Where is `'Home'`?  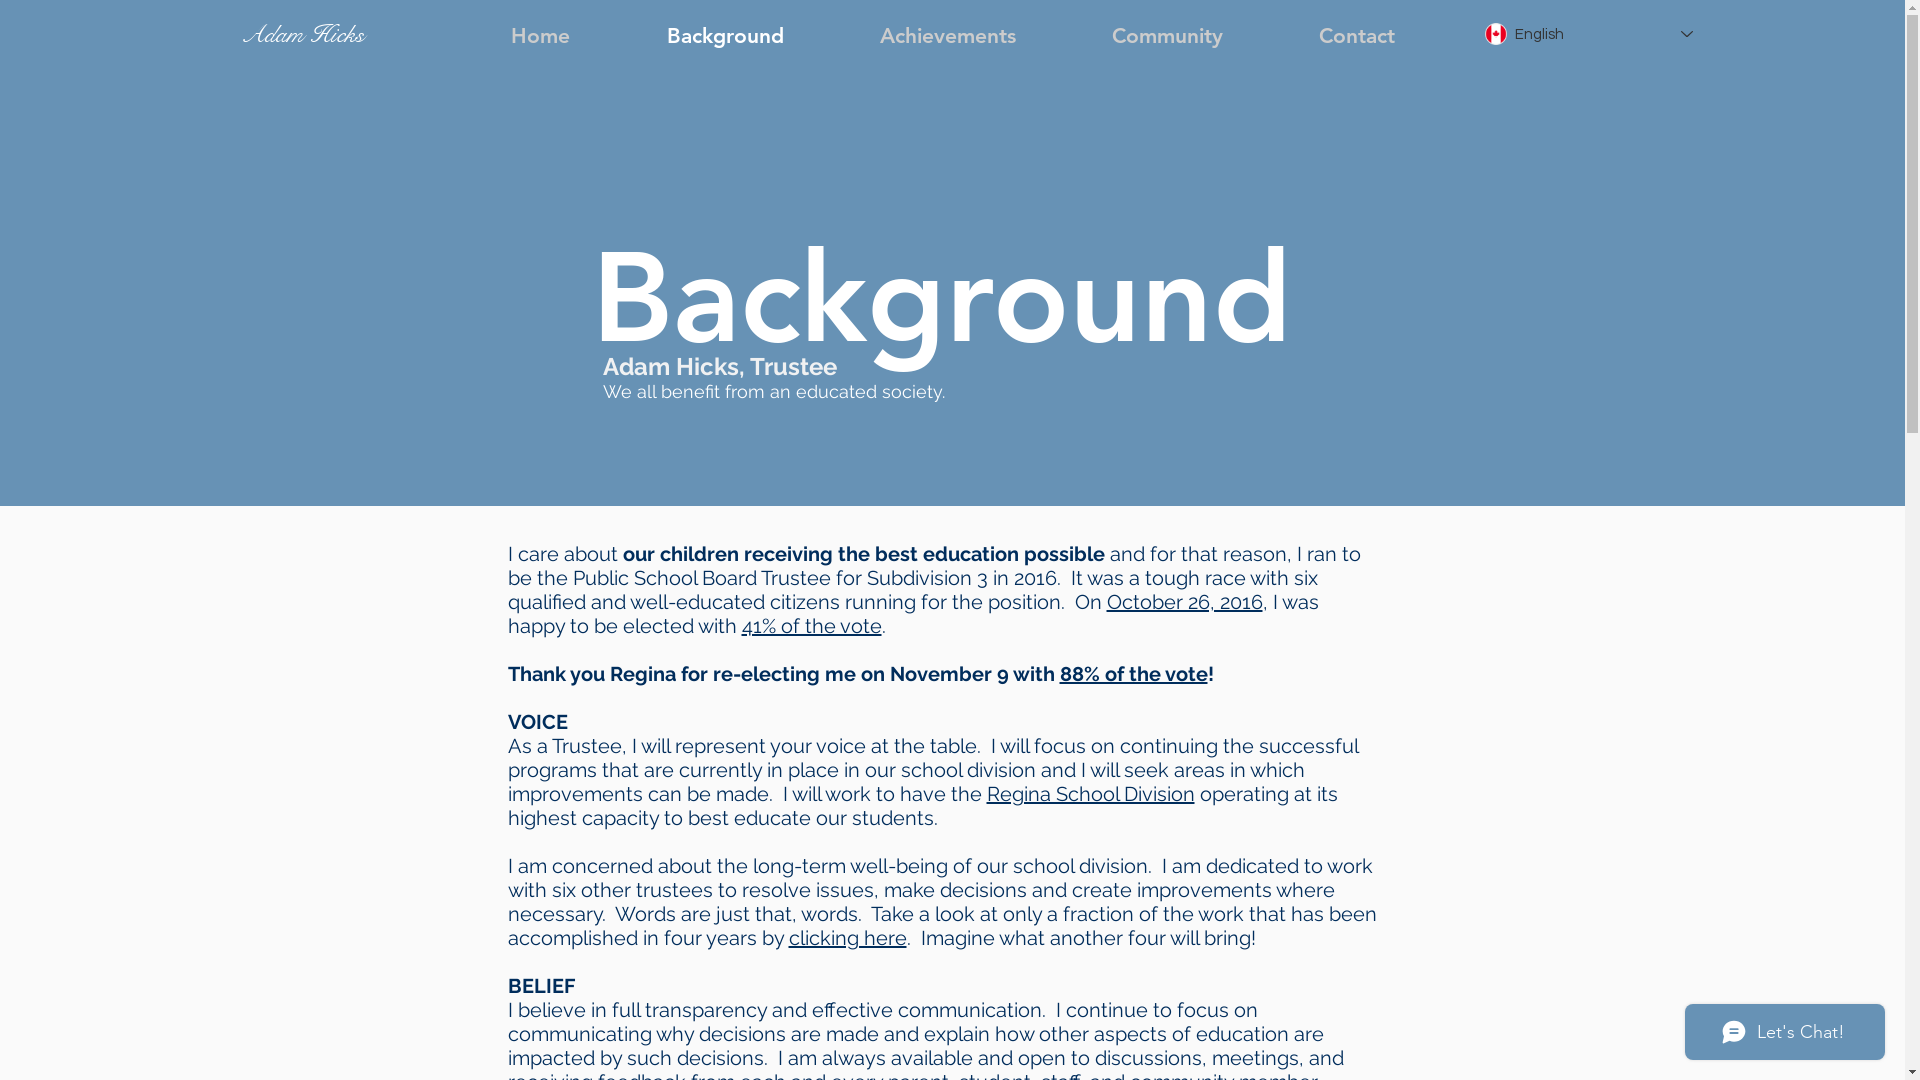 'Home' is located at coordinates (539, 35).